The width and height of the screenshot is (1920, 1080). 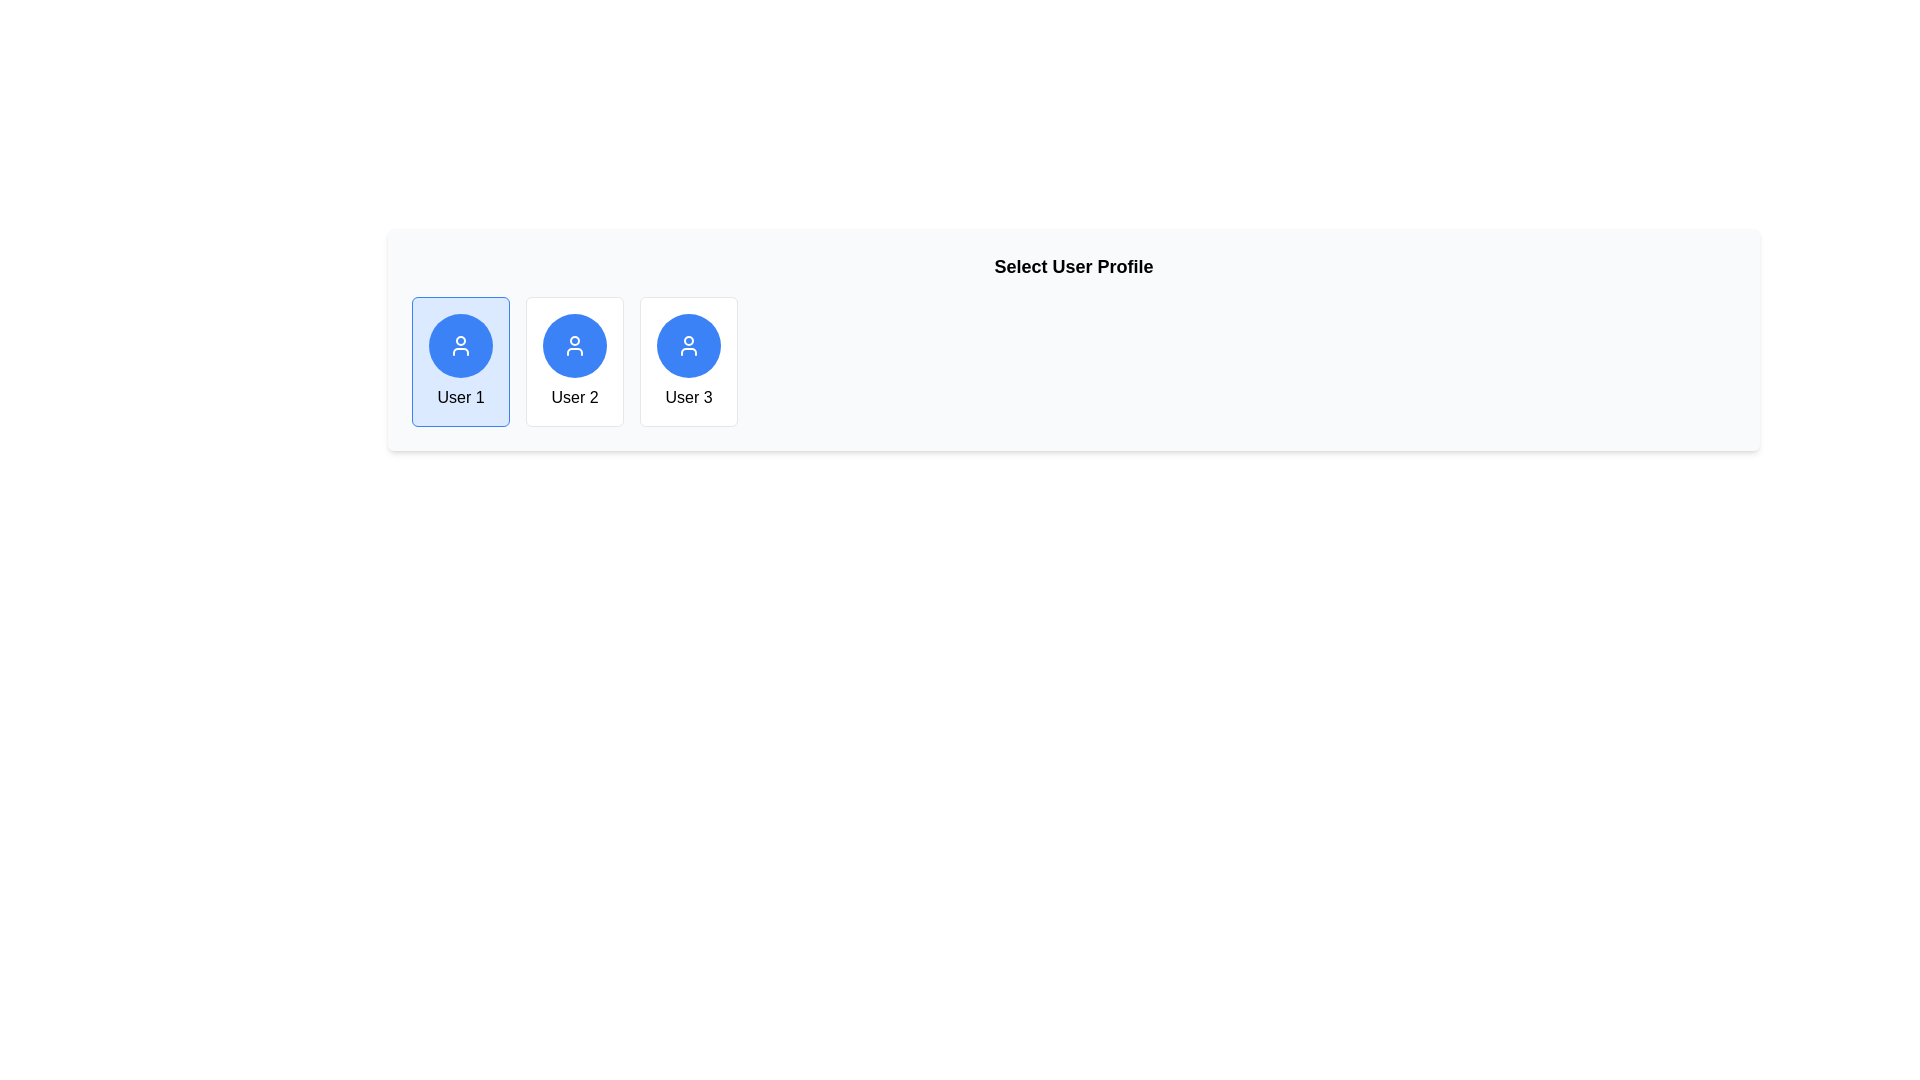 What do you see at coordinates (574, 345) in the screenshot?
I see `the blue circular button with a white user icon in the center` at bounding box center [574, 345].